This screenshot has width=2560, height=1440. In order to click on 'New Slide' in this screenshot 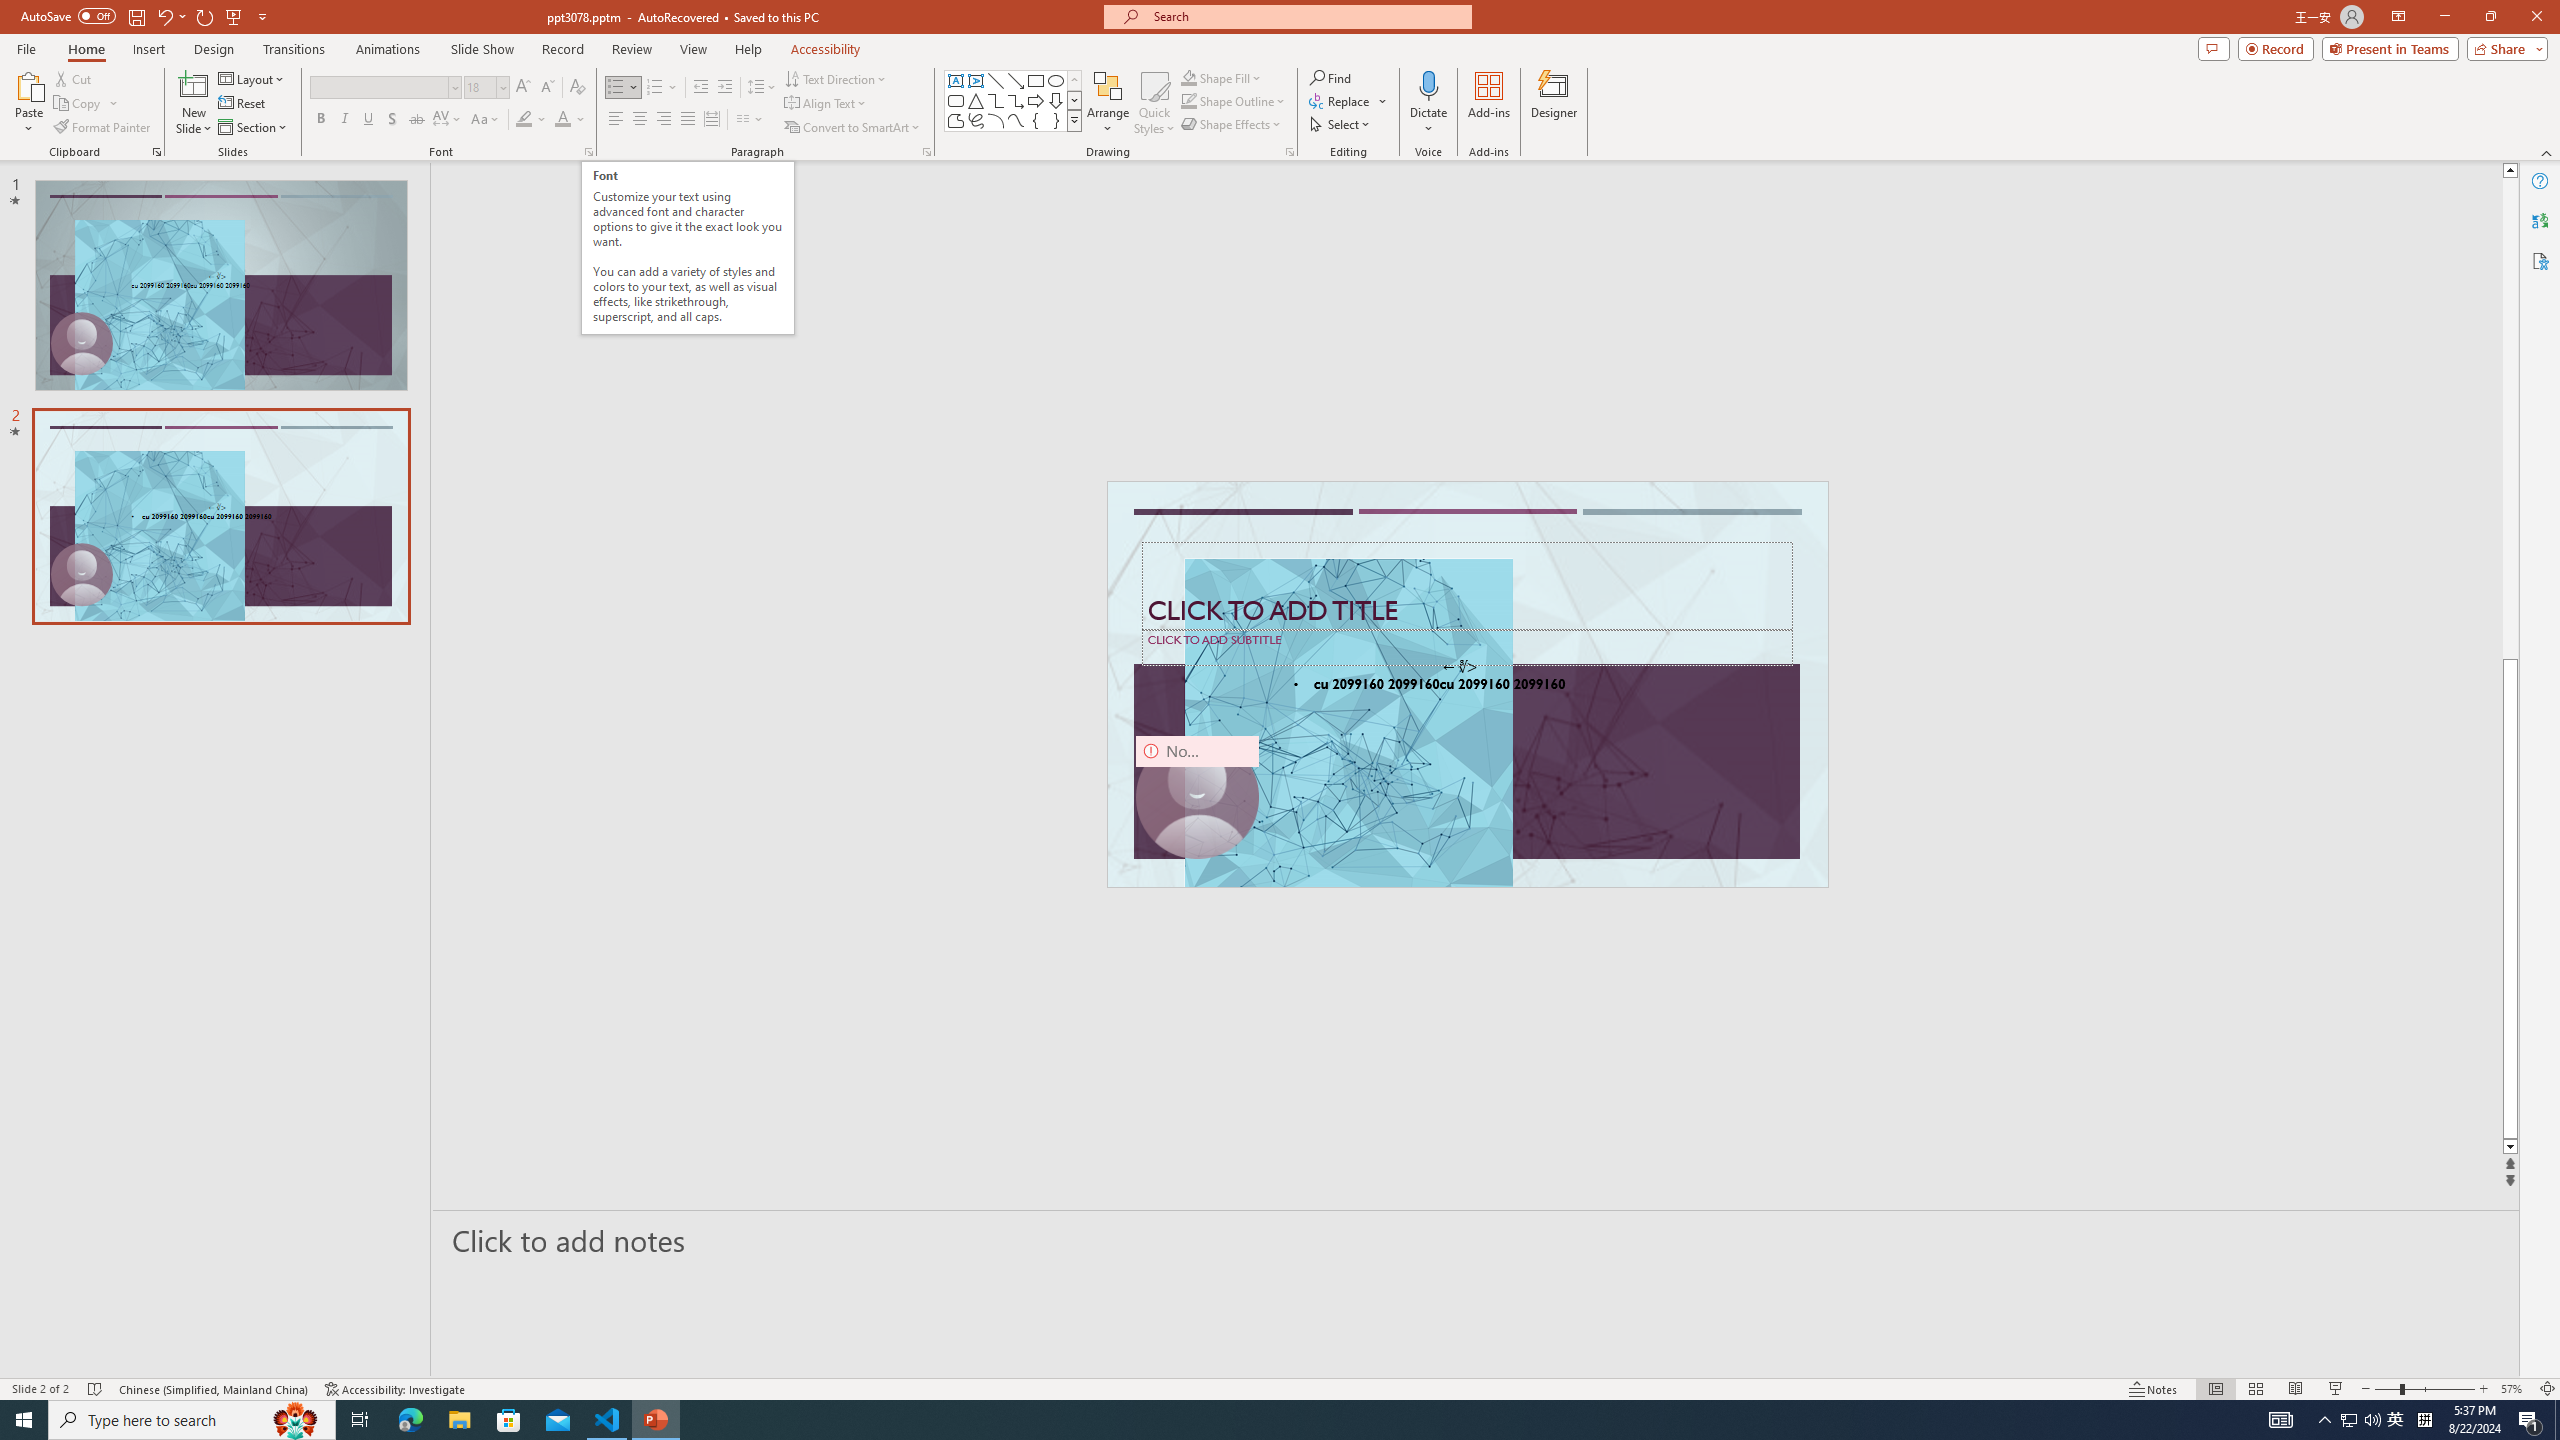, I will do `click(193, 103)`.